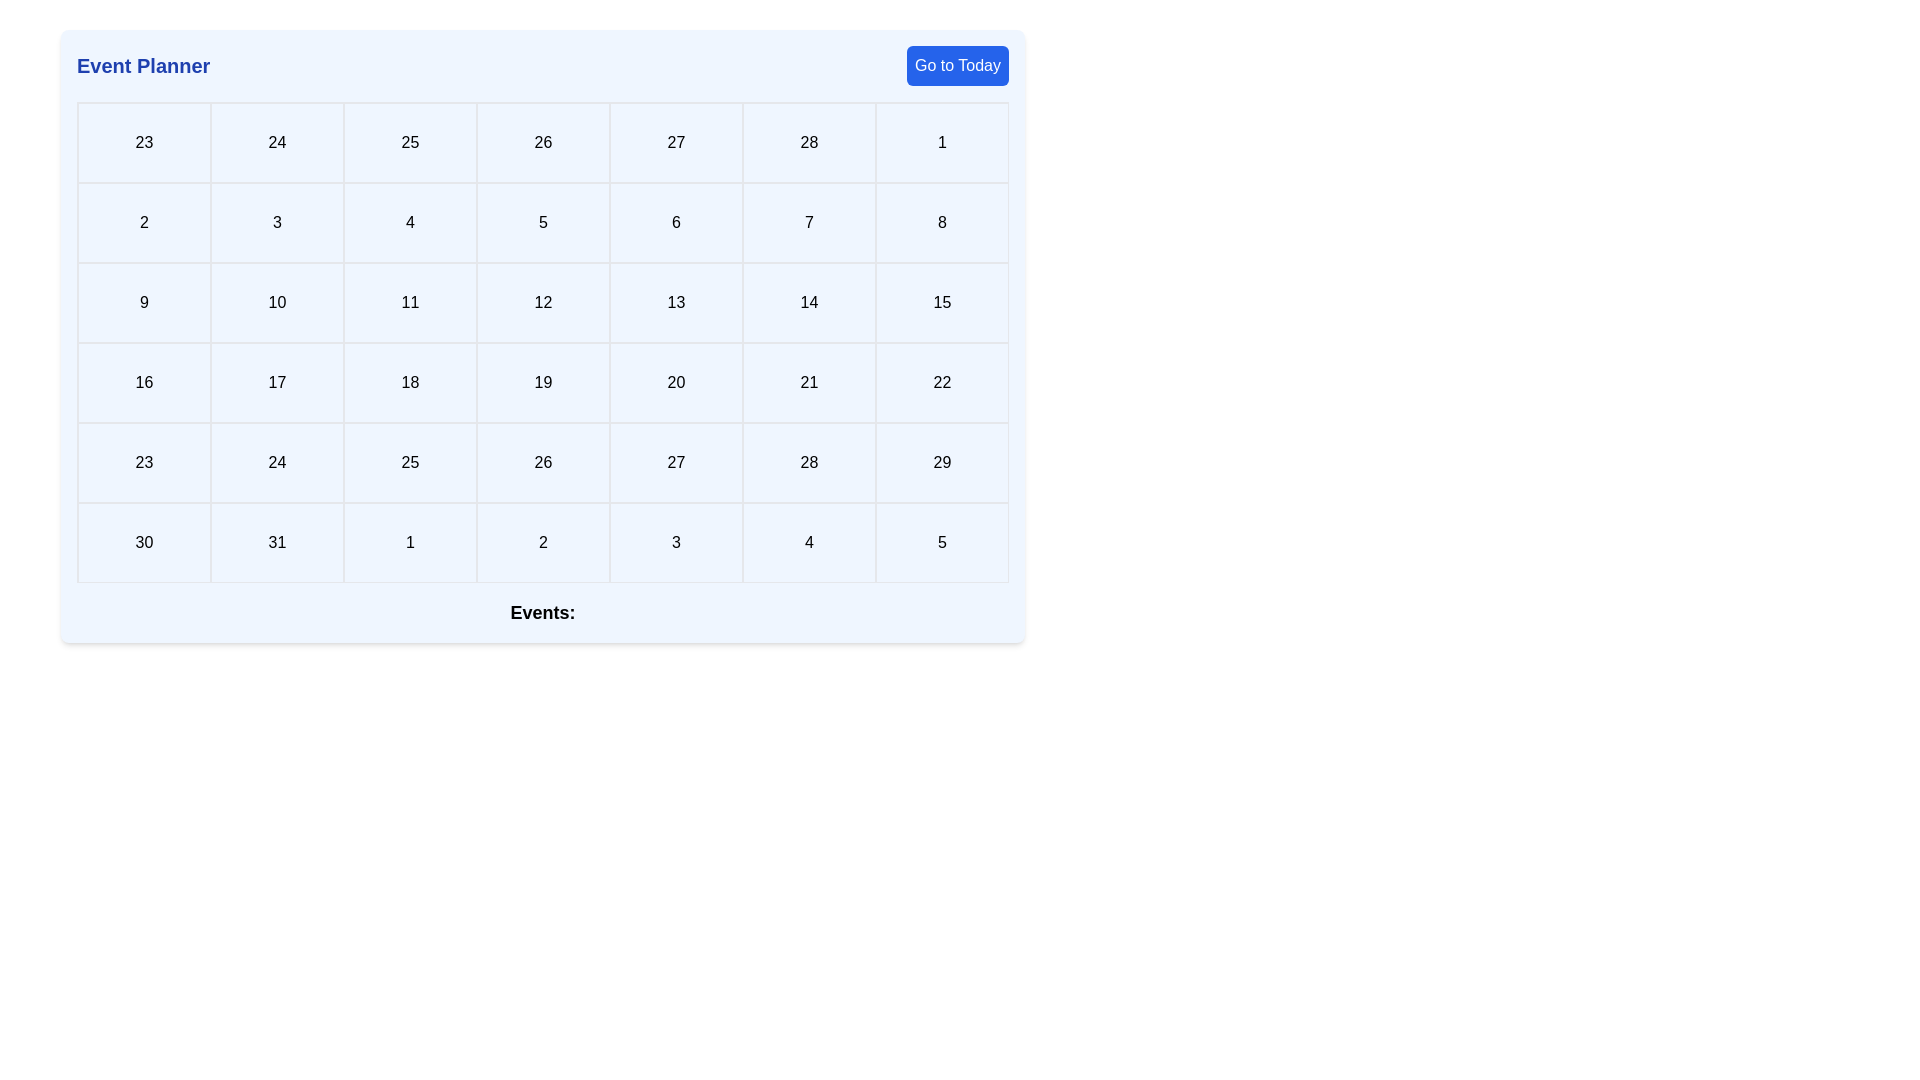  I want to click on the calendar cell displaying the number '16', so click(143, 382).